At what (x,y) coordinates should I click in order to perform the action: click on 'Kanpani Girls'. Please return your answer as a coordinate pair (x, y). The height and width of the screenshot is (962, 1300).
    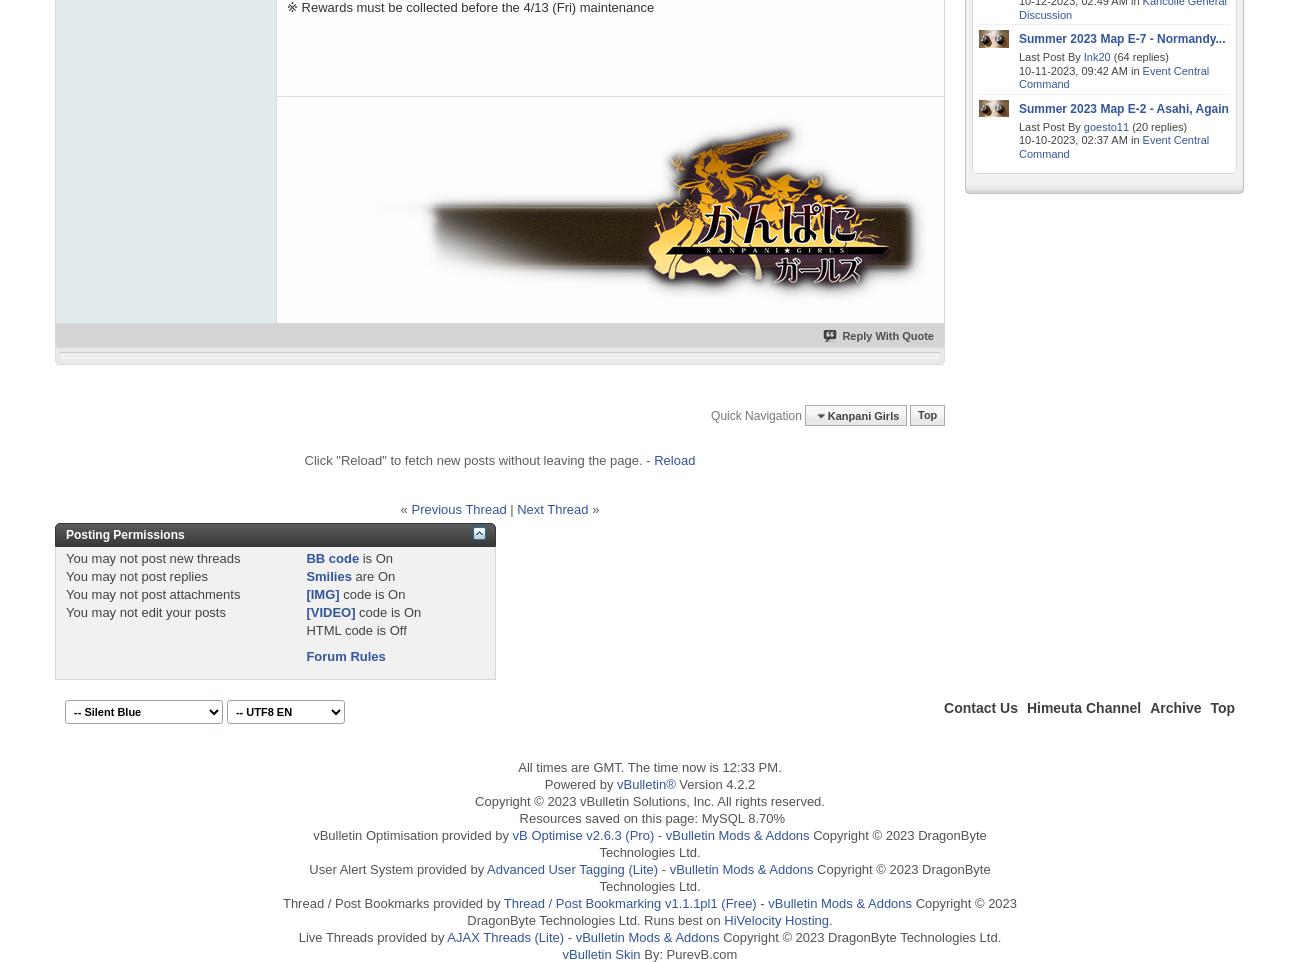
    Looking at the image, I should click on (862, 414).